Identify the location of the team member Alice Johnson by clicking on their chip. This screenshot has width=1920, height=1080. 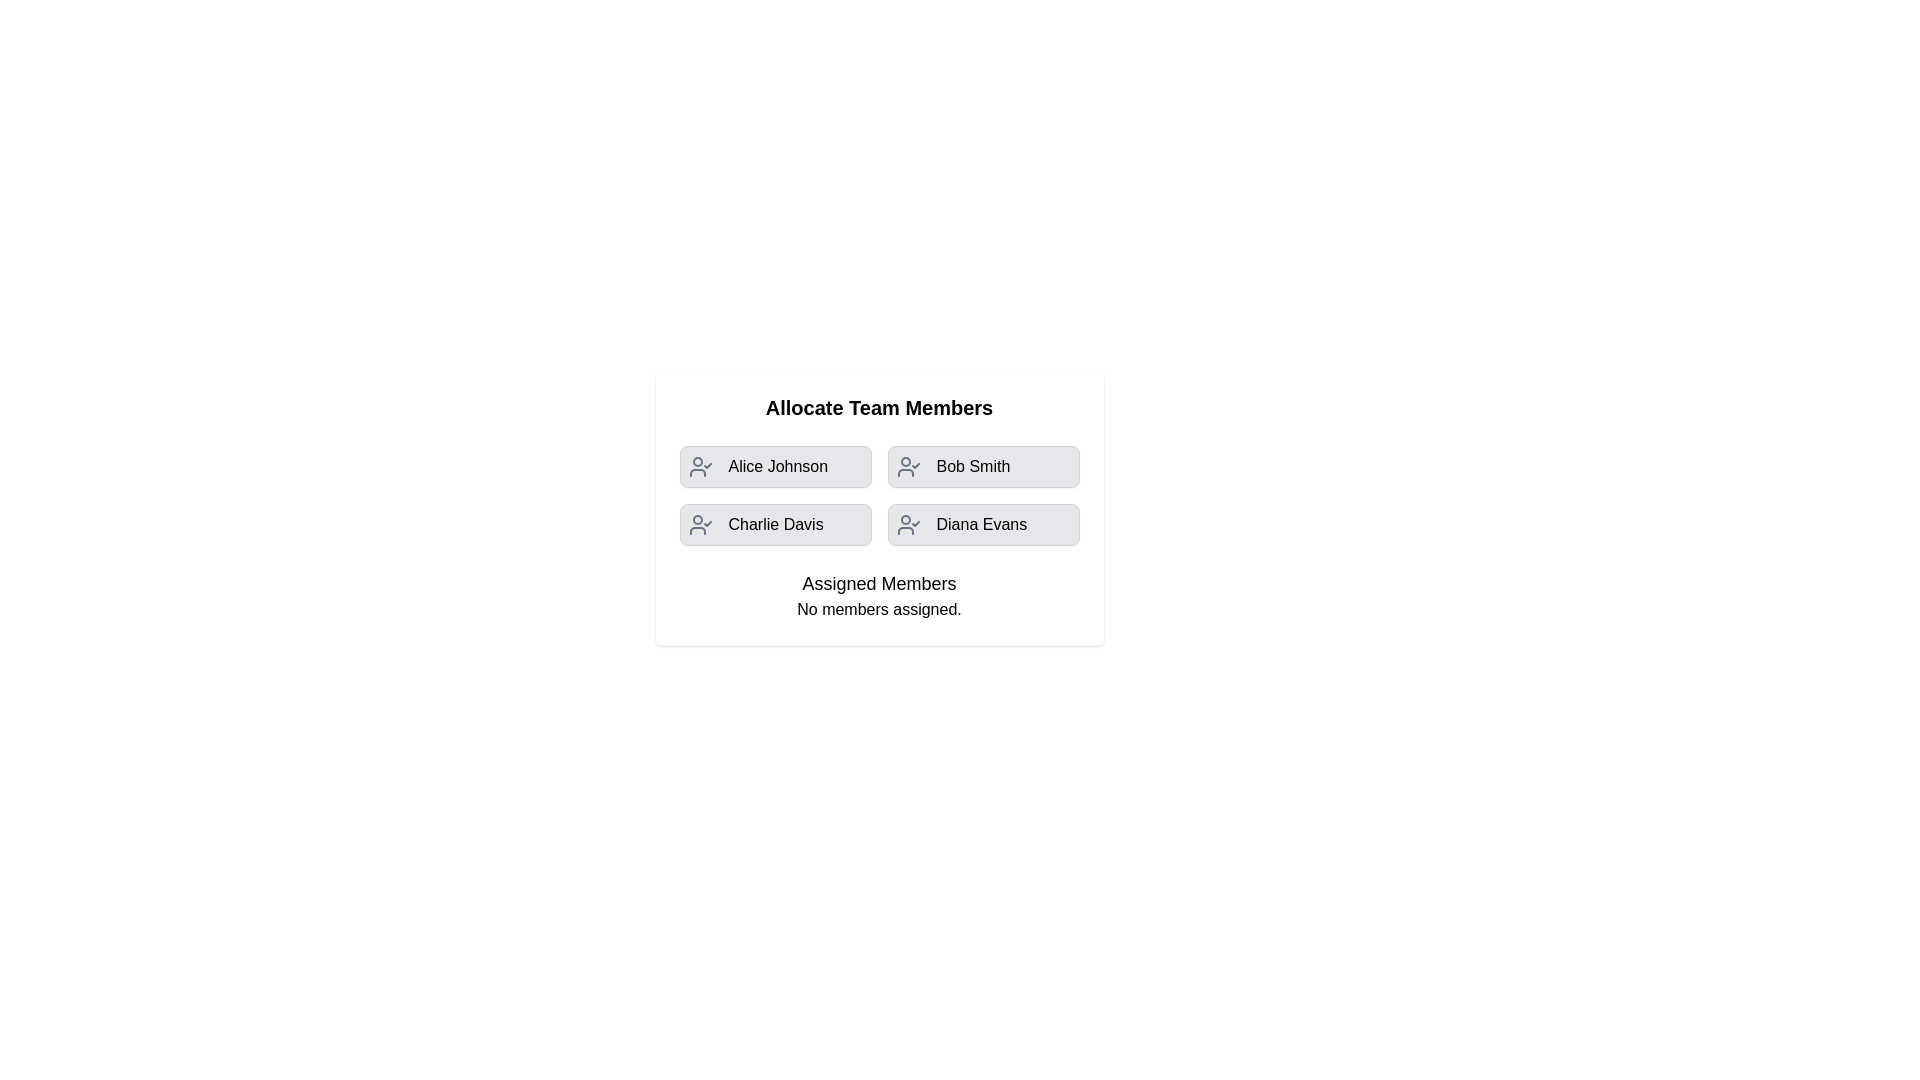
(774, 466).